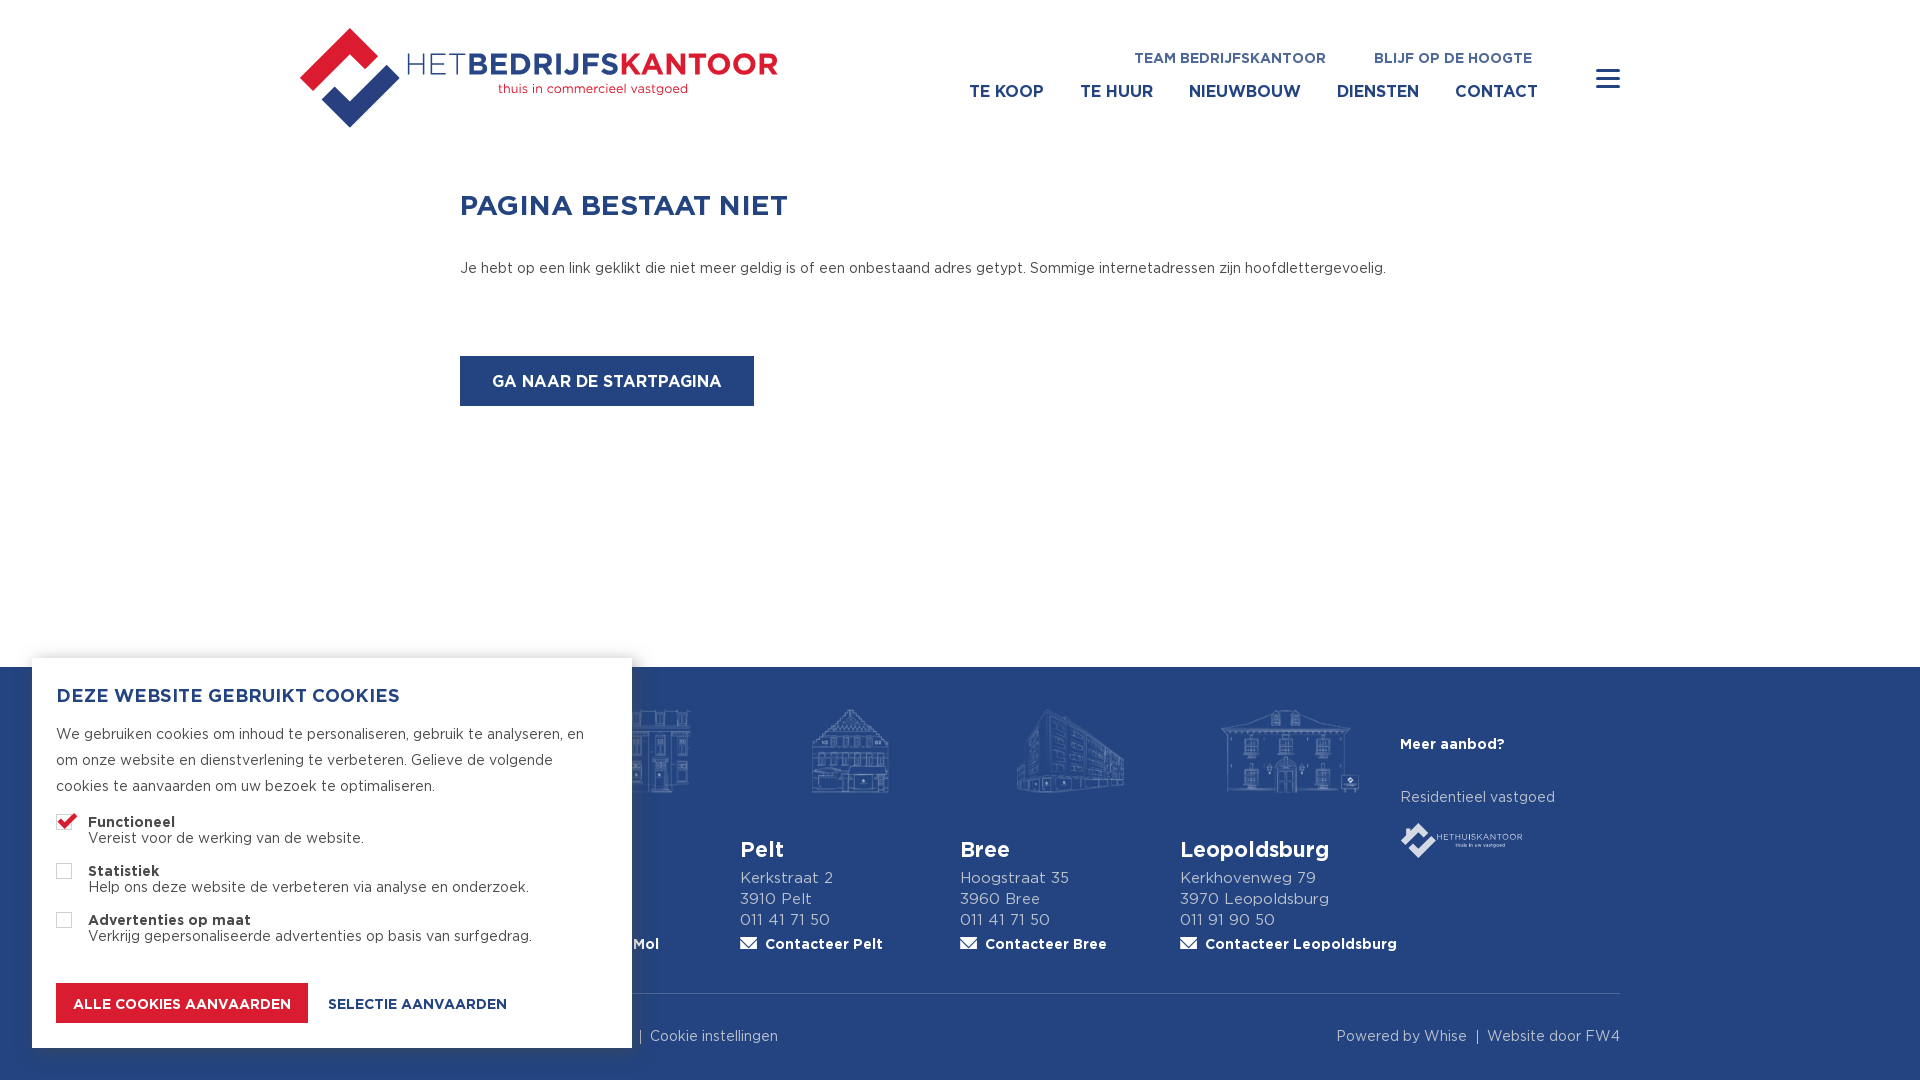 This screenshot has width=1920, height=1080. What do you see at coordinates (1115, 91) in the screenshot?
I see `'TE HUUR'` at bounding box center [1115, 91].